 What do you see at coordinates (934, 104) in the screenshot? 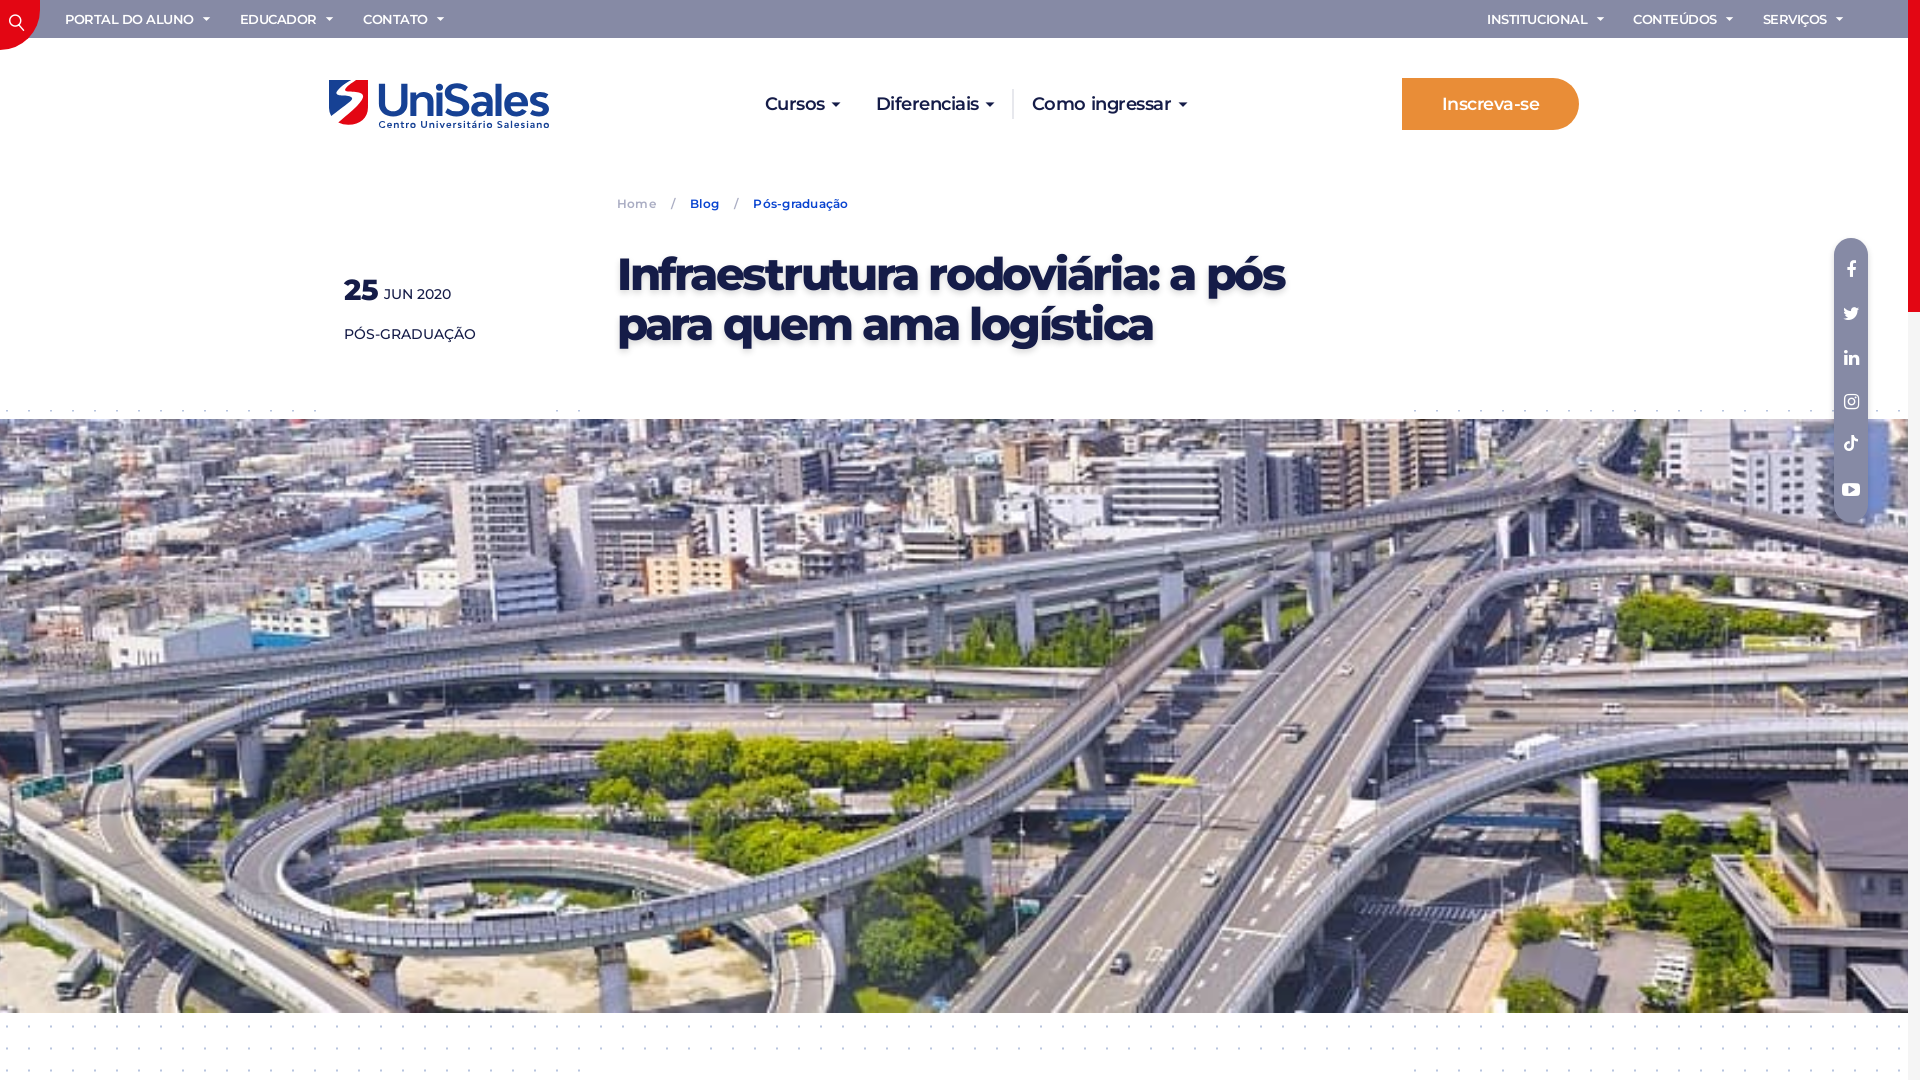
I see `'Diferenciais'` at bounding box center [934, 104].